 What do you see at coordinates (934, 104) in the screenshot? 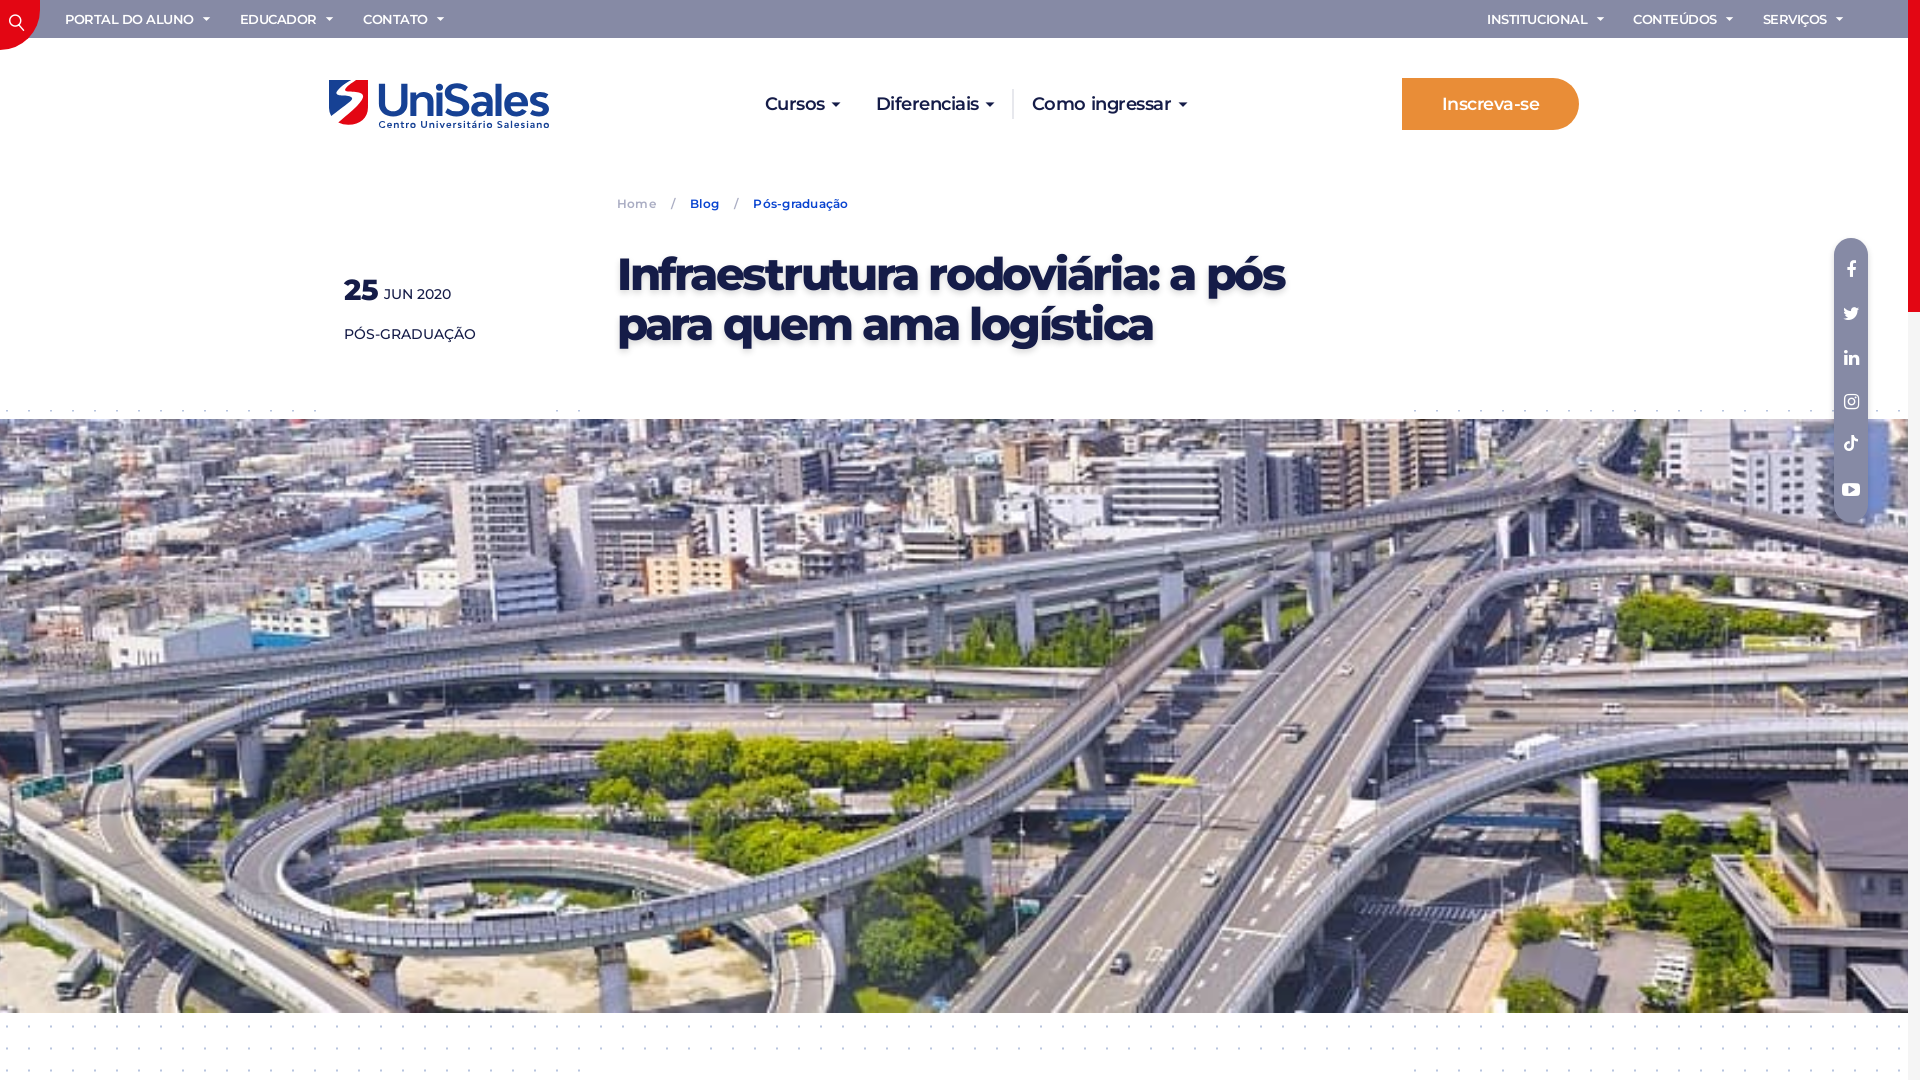
I see `'Diferenciais'` at bounding box center [934, 104].